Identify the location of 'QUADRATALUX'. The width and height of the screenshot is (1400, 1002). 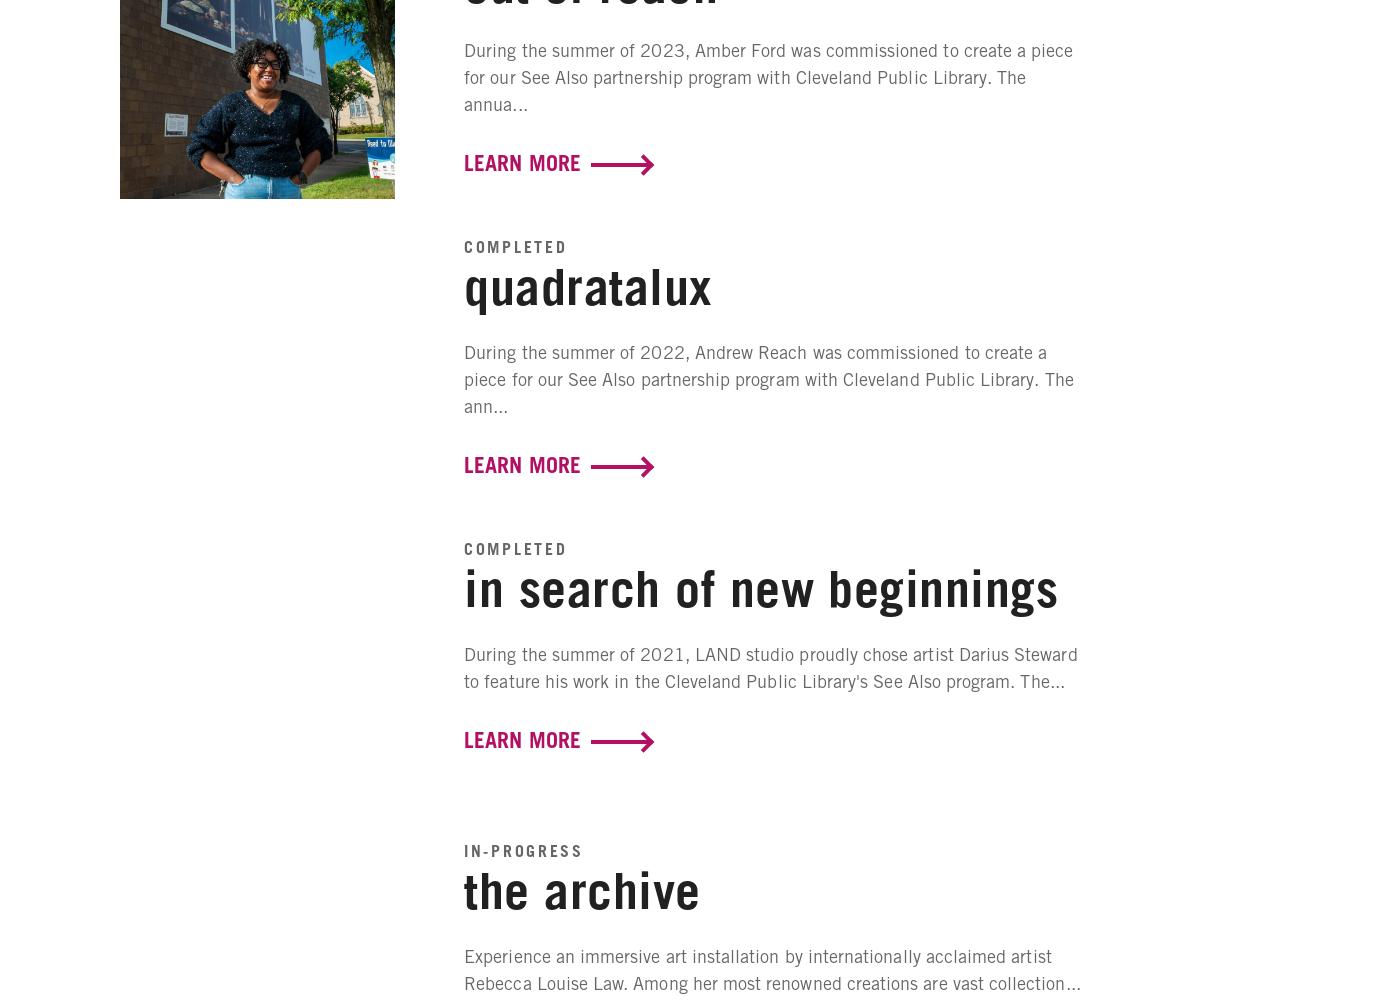
(587, 283).